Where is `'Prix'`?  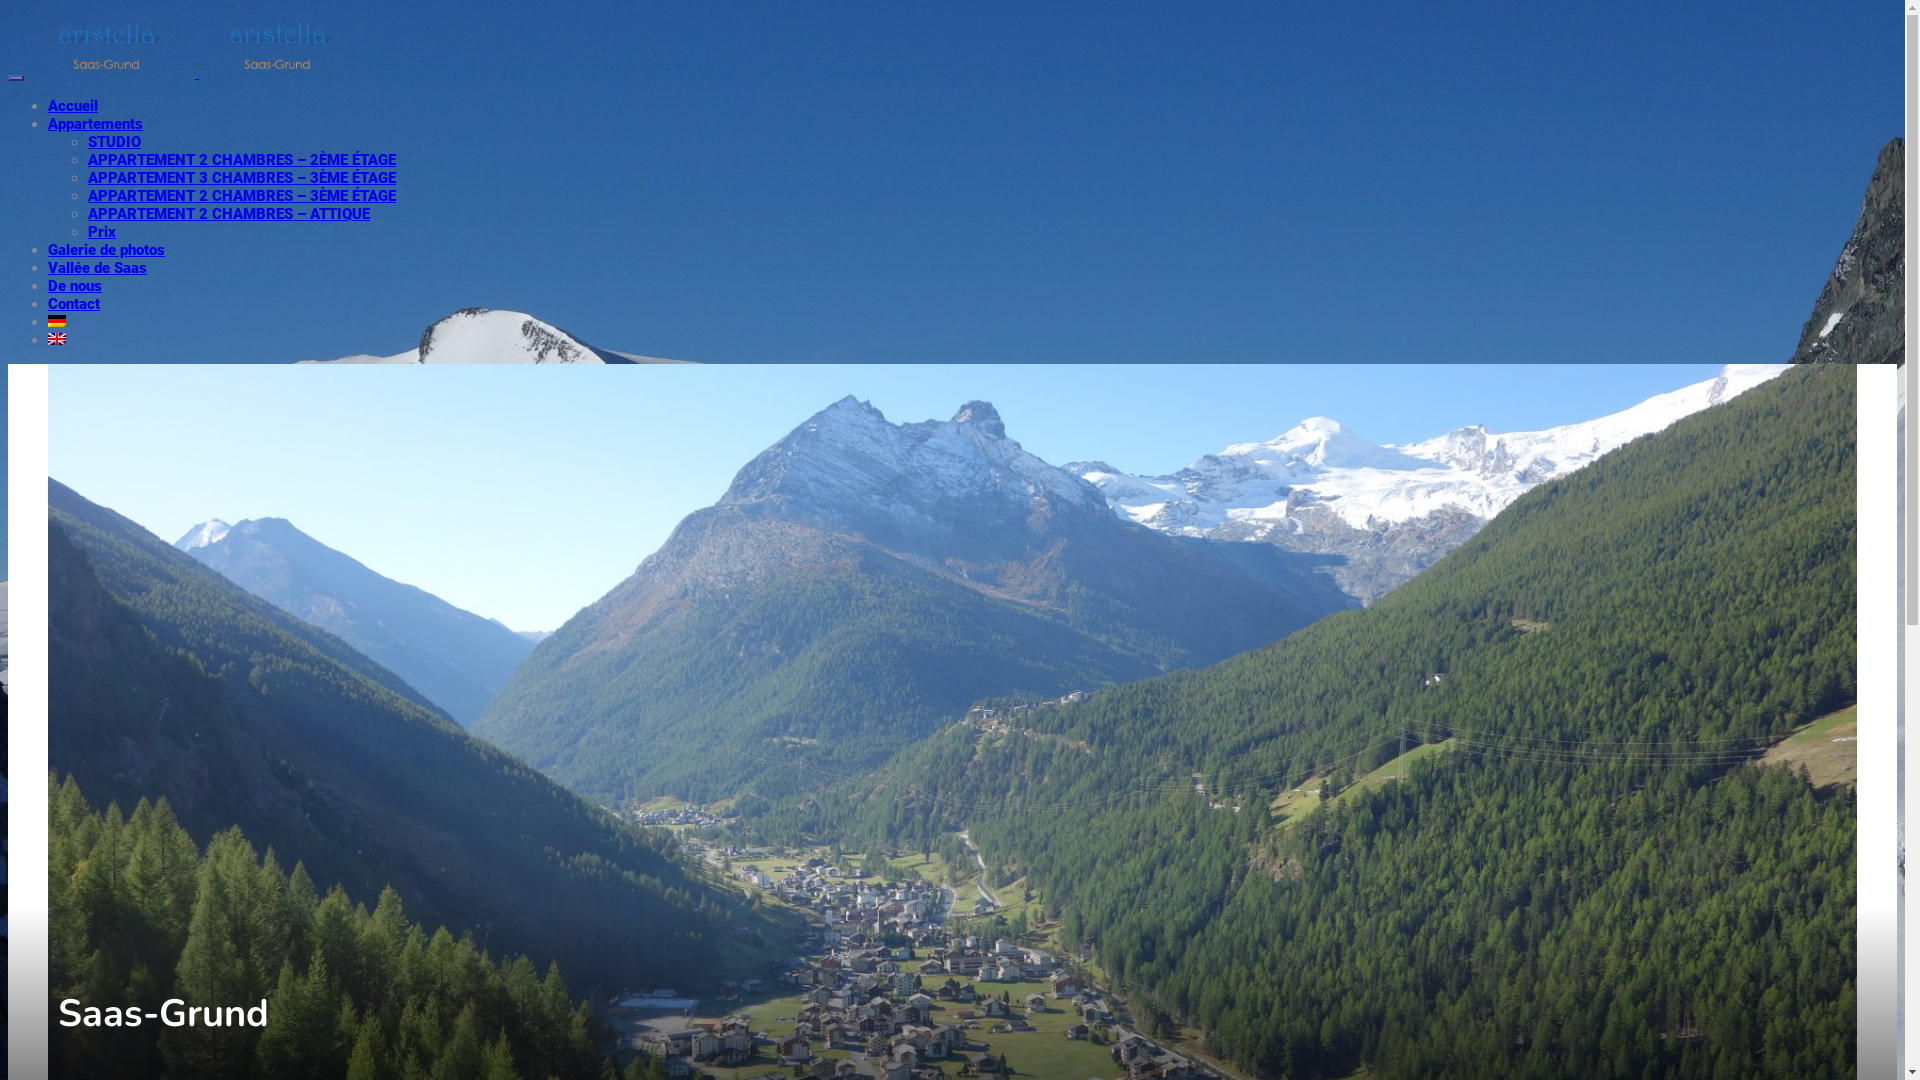 'Prix' is located at coordinates (100, 230).